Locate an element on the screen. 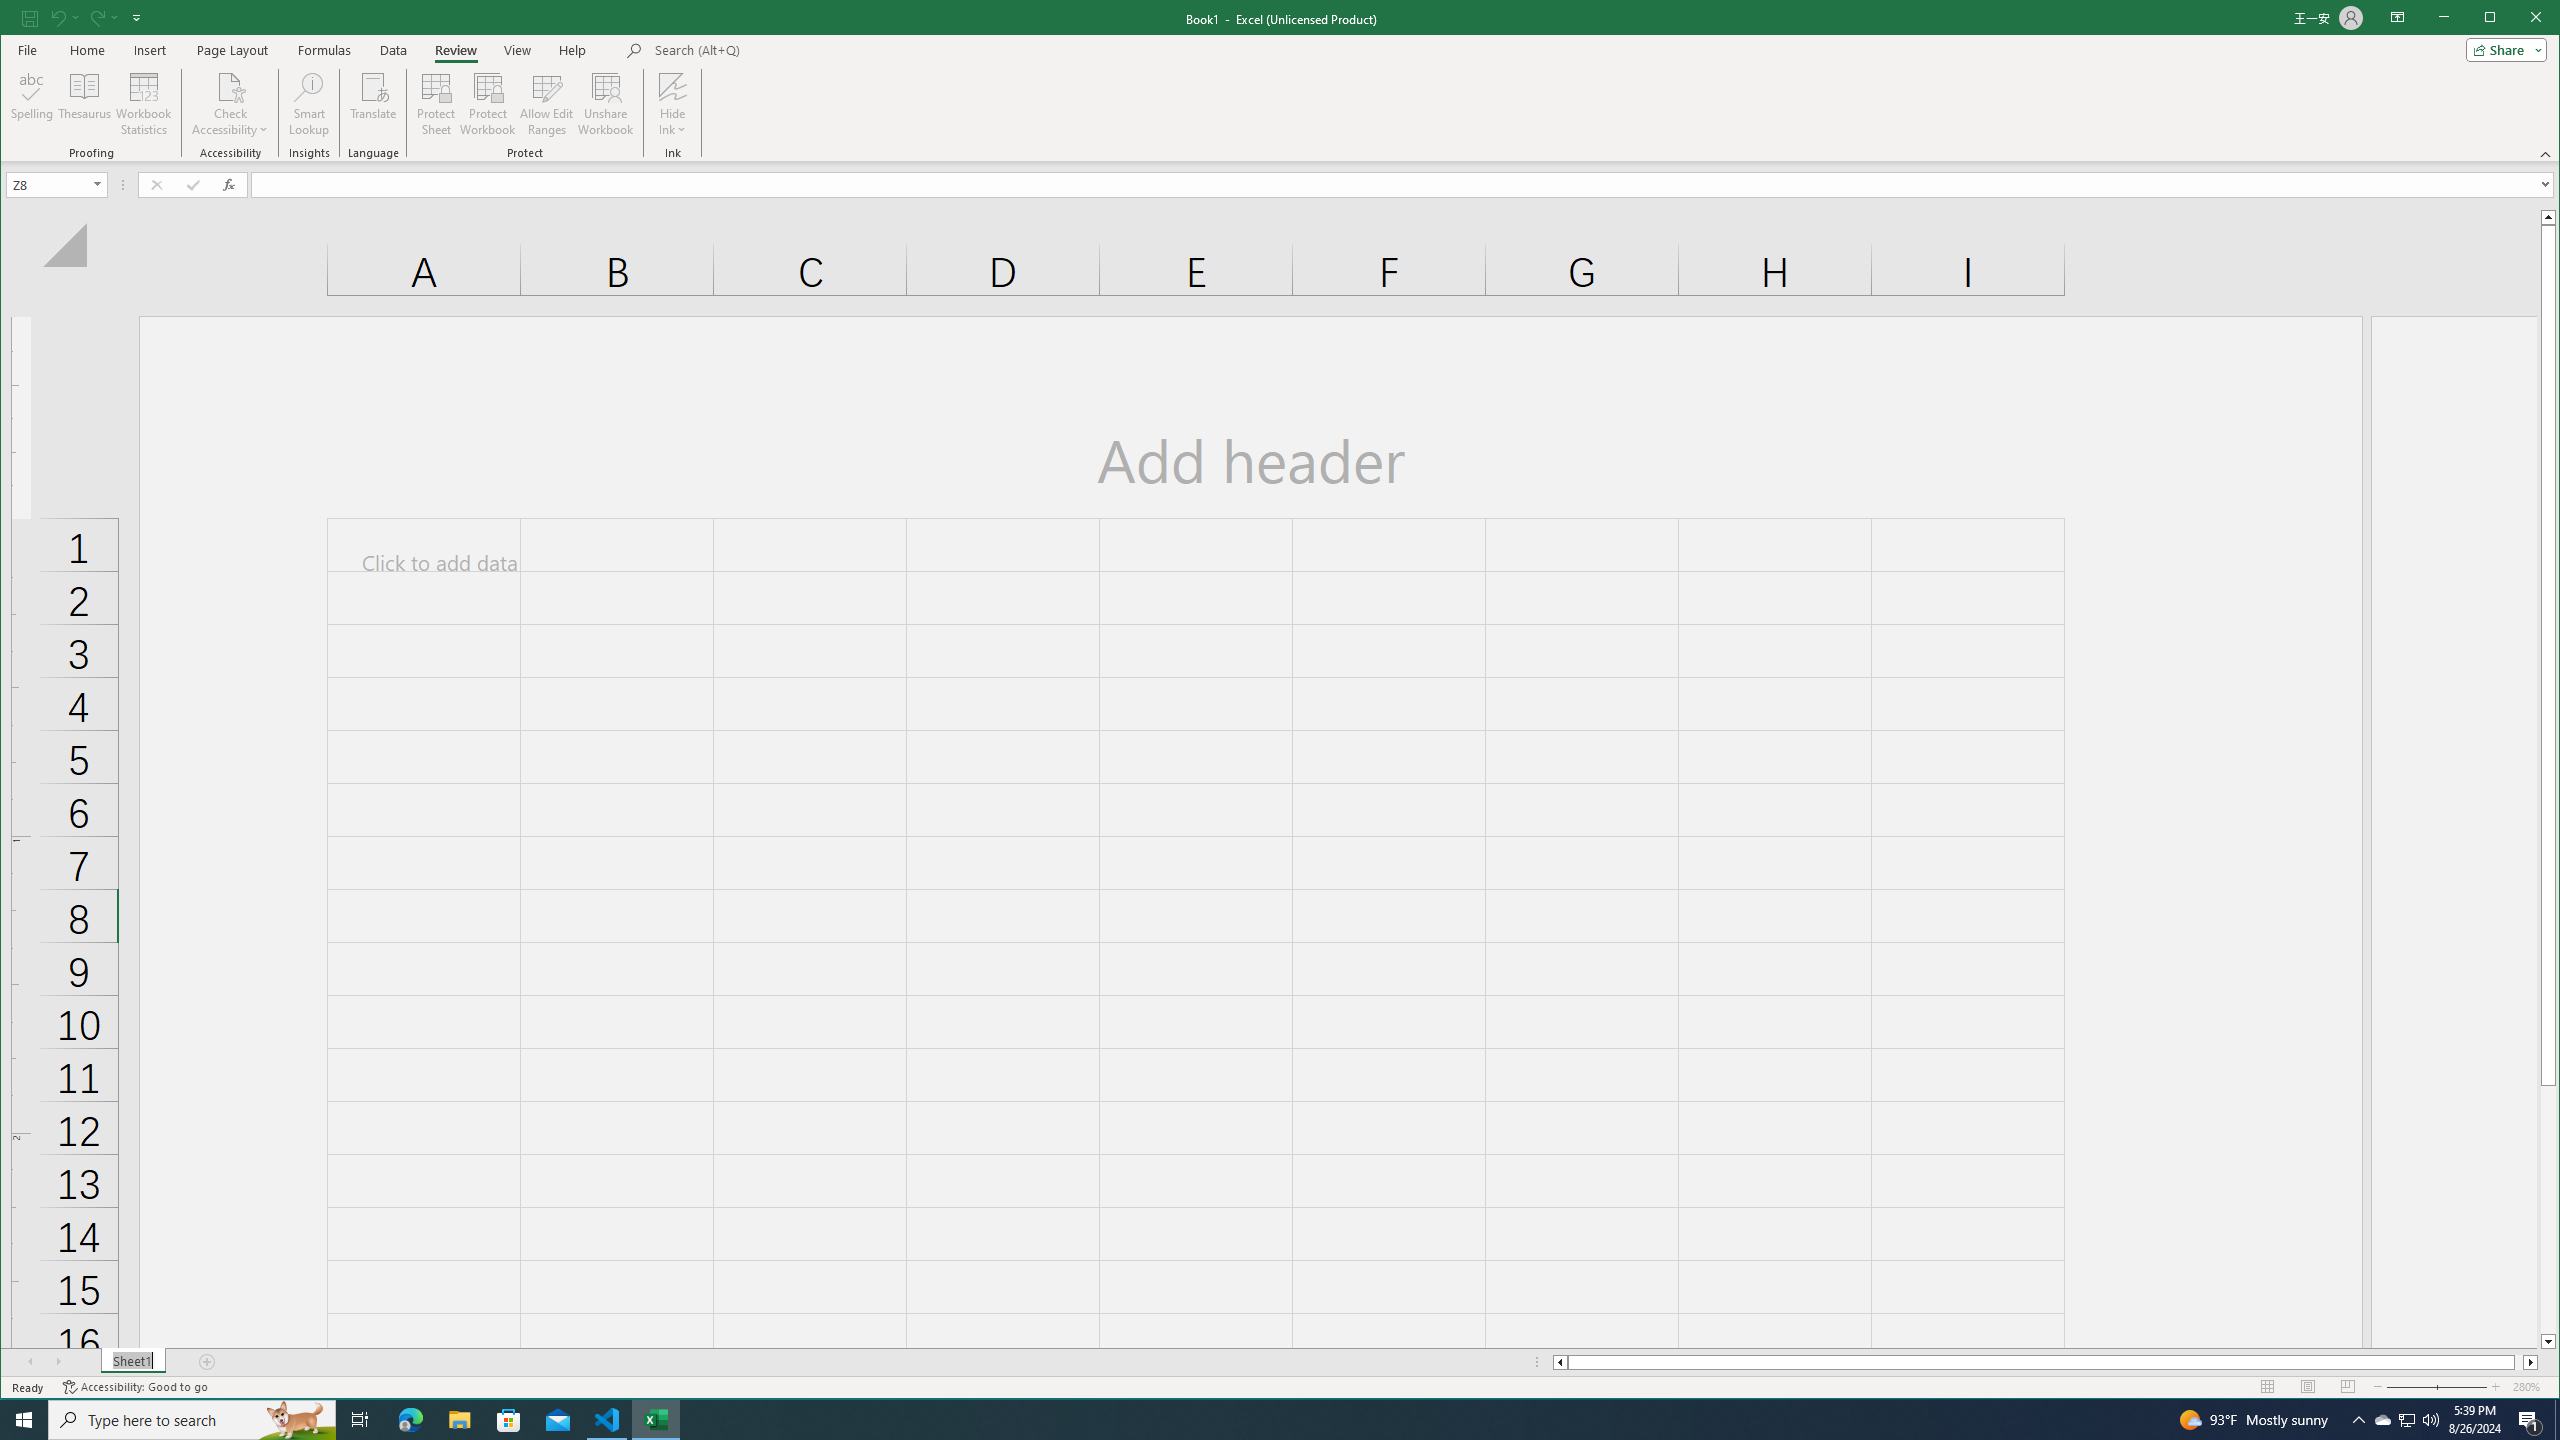 The image size is (2560, 1440). 'Protect Sheet...' is located at coordinates (436, 103).